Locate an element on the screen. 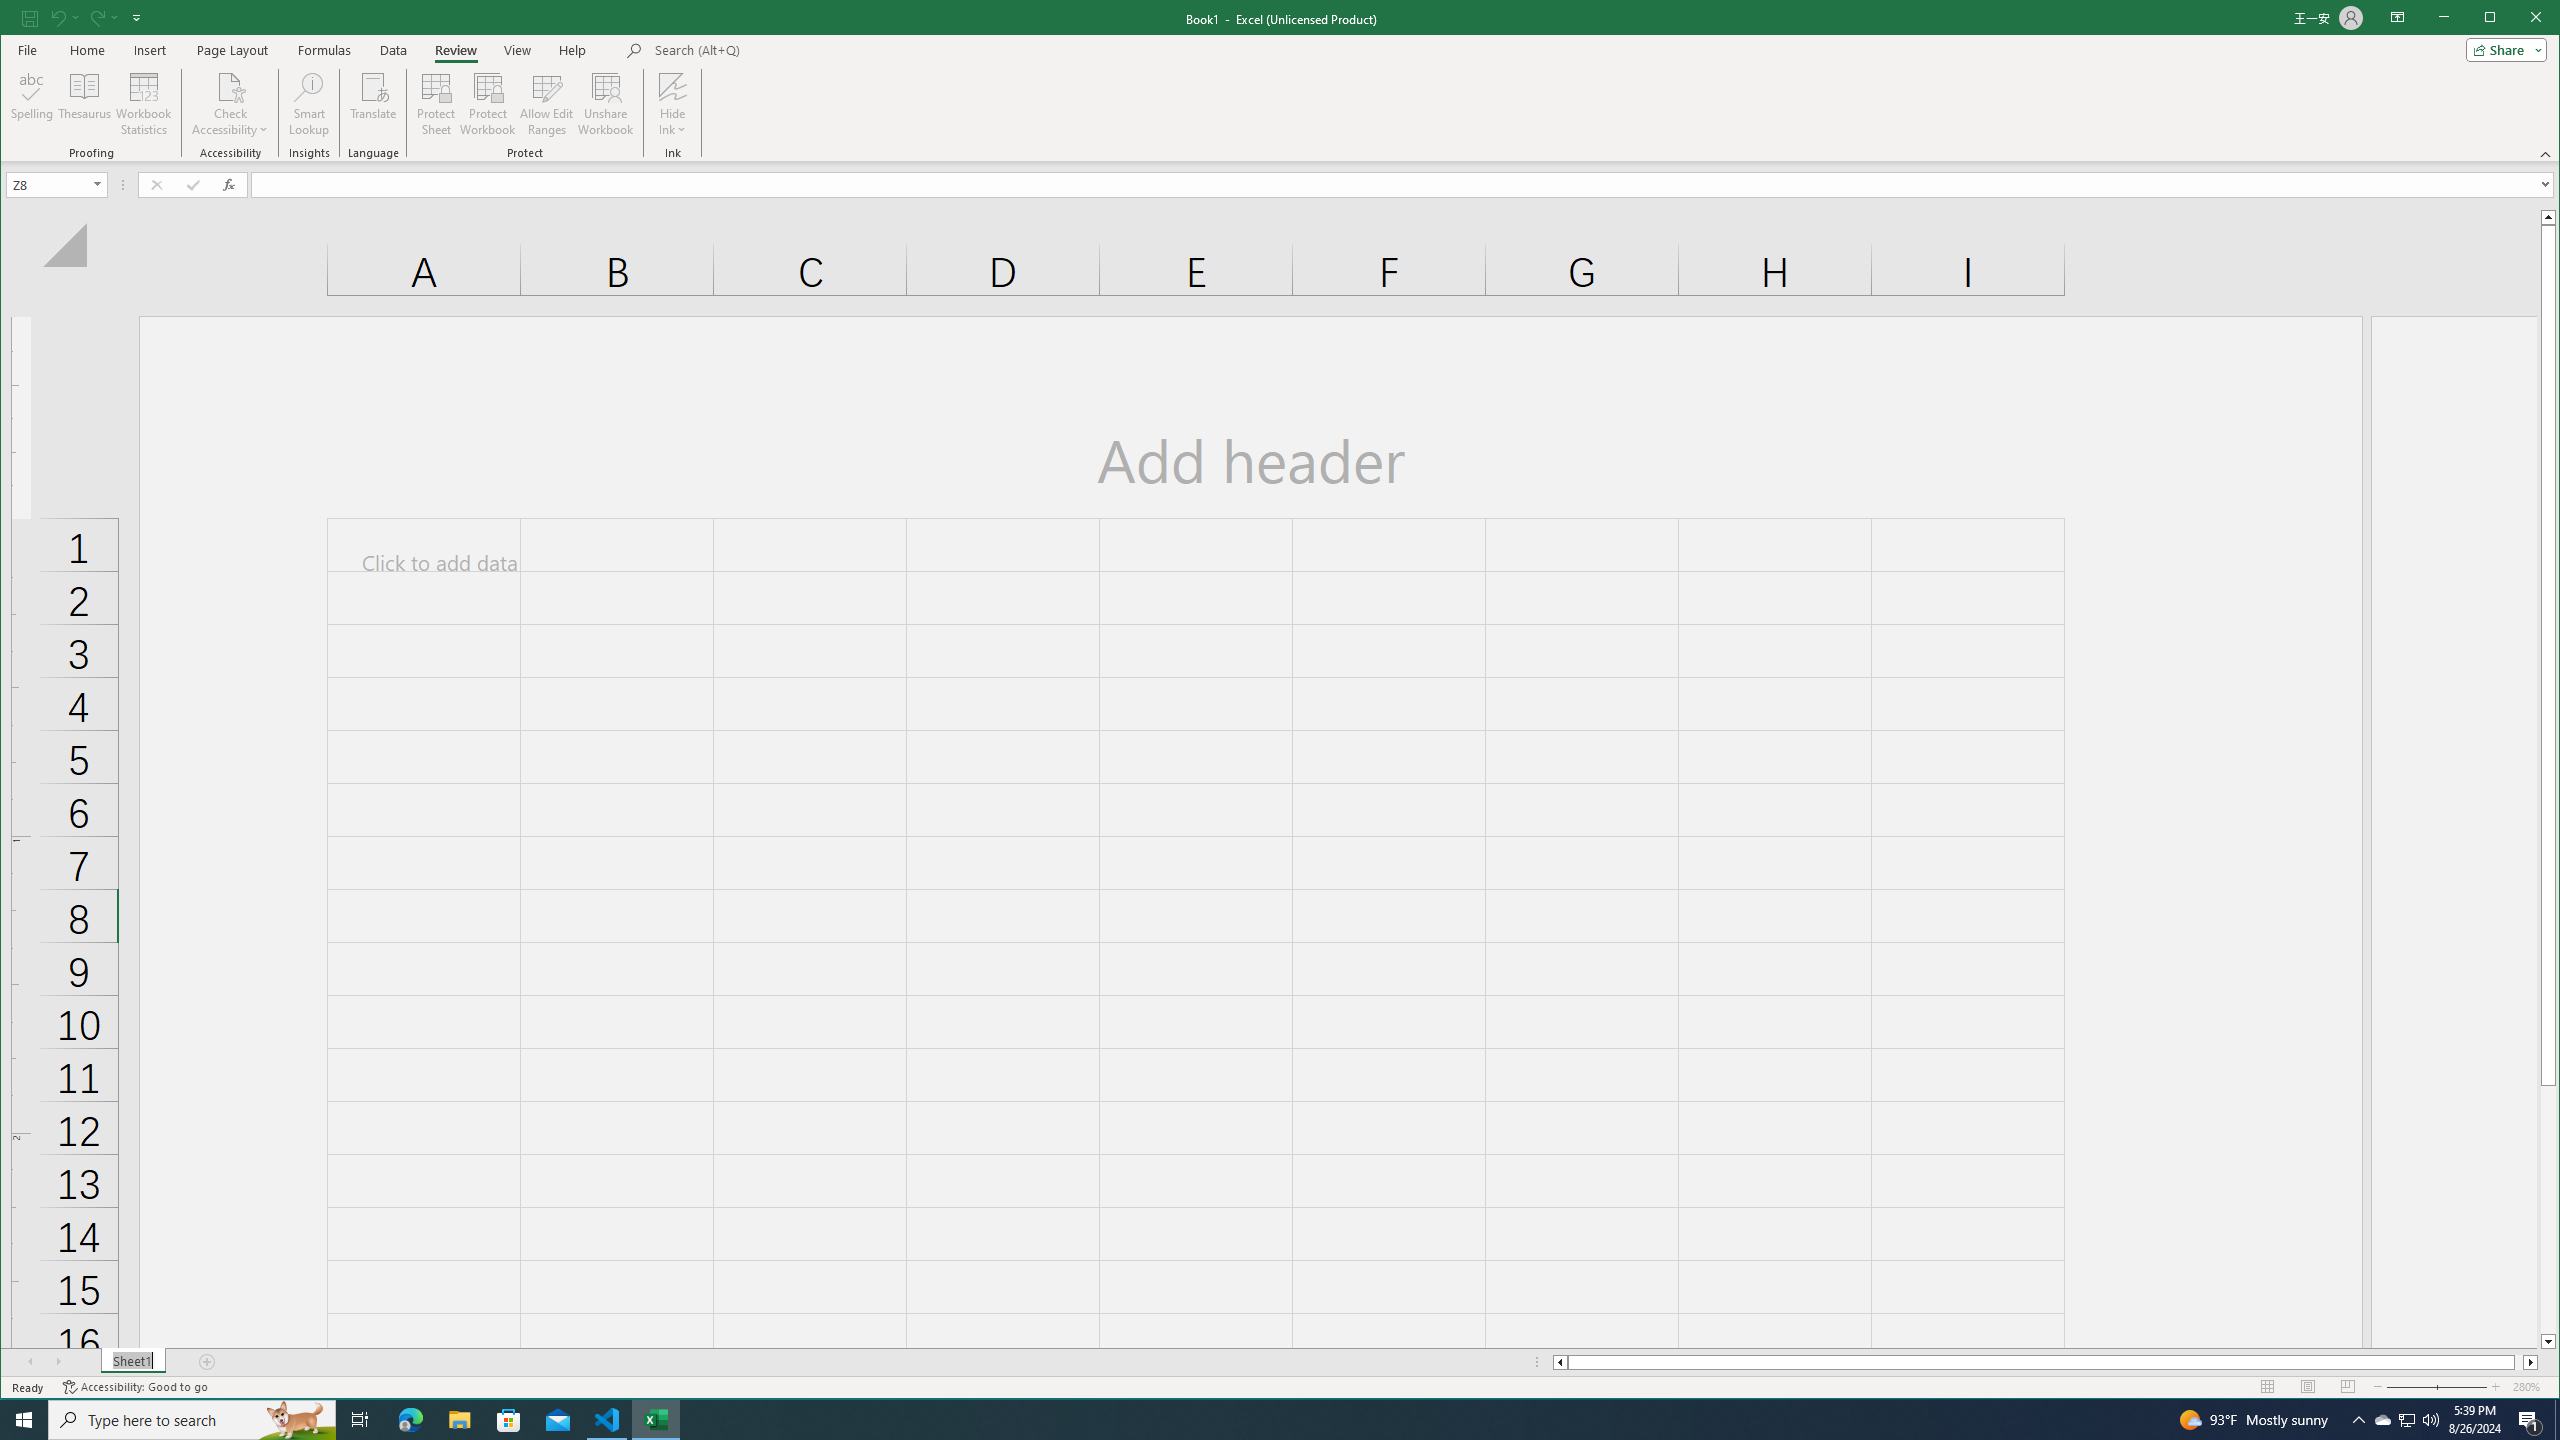 The image size is (2560, 1440). 'Protect Sheet...' is located at coordinates (436, 103).